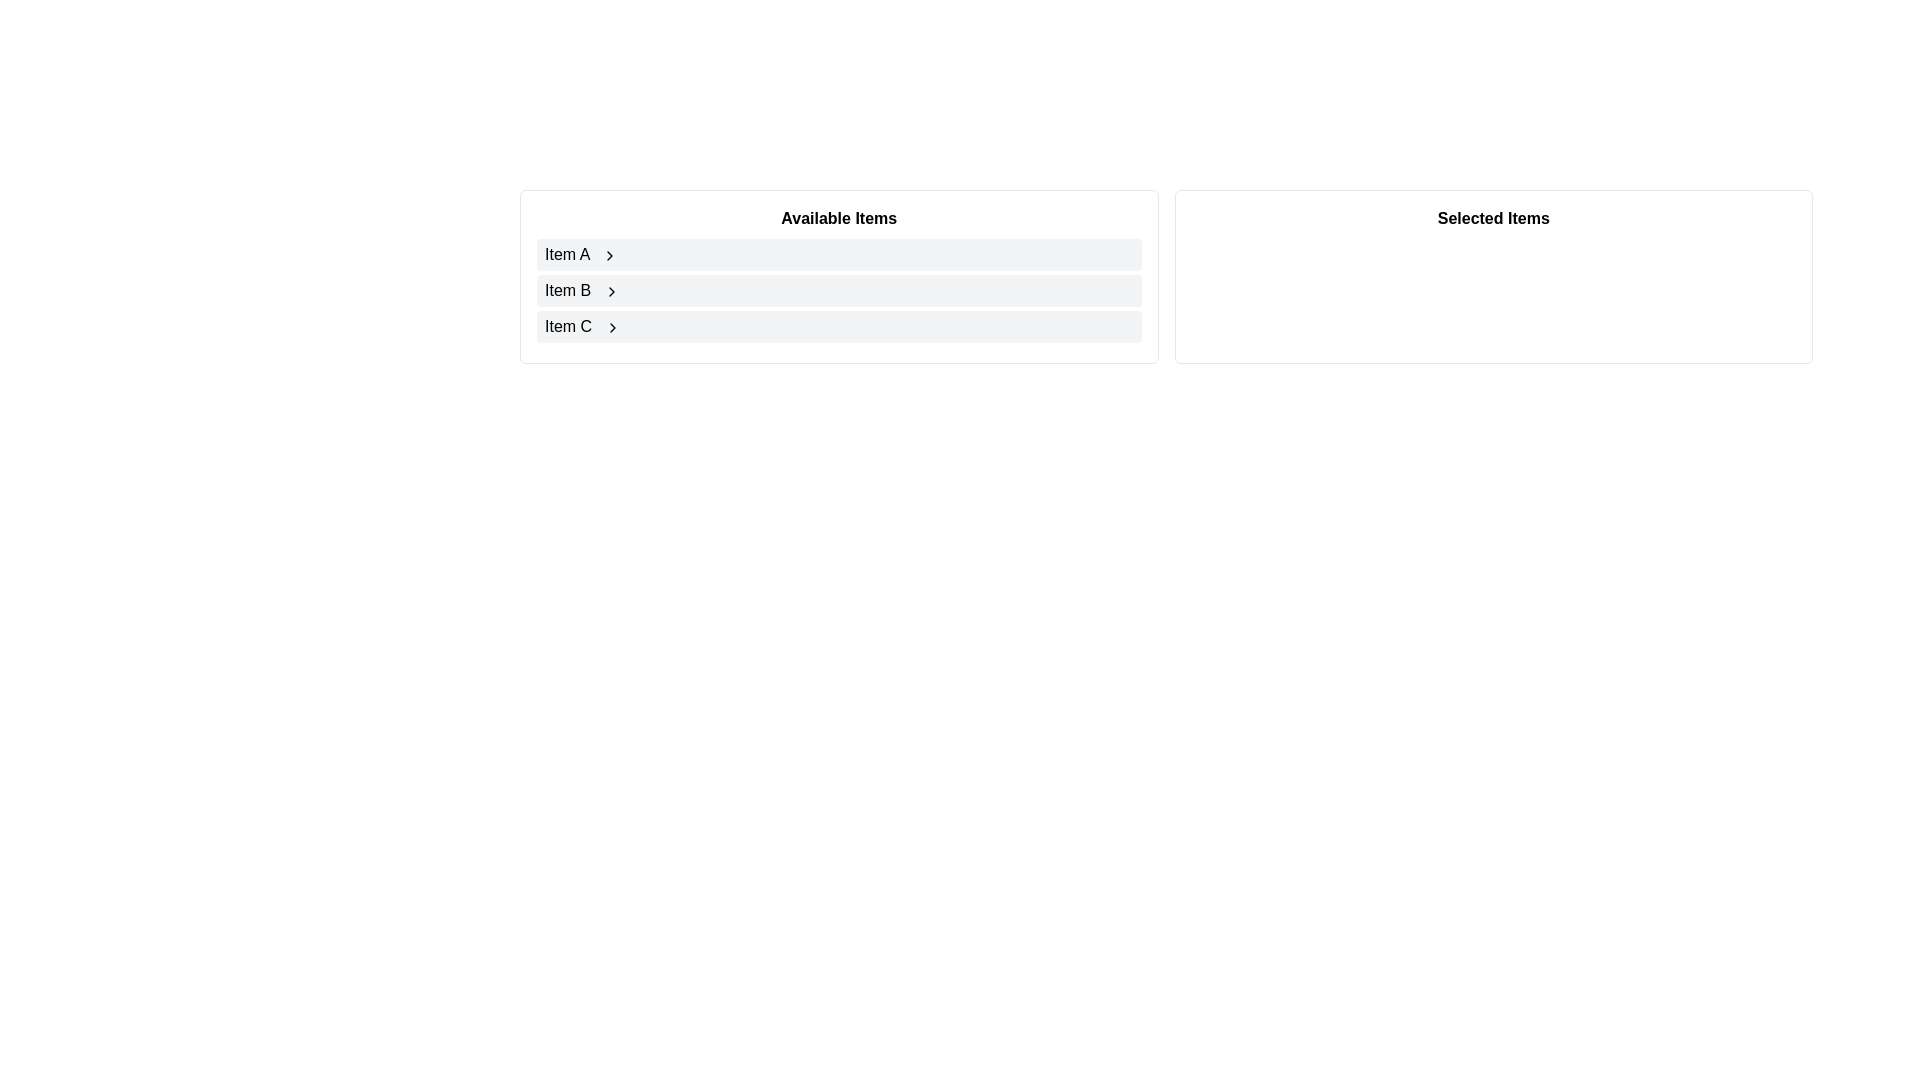  Describe the element at coordinates (611, 326) in the screenshot. I see `the small right-chevron icon next to 'Item C' in the last row of the 'Available Items' list` at that location.